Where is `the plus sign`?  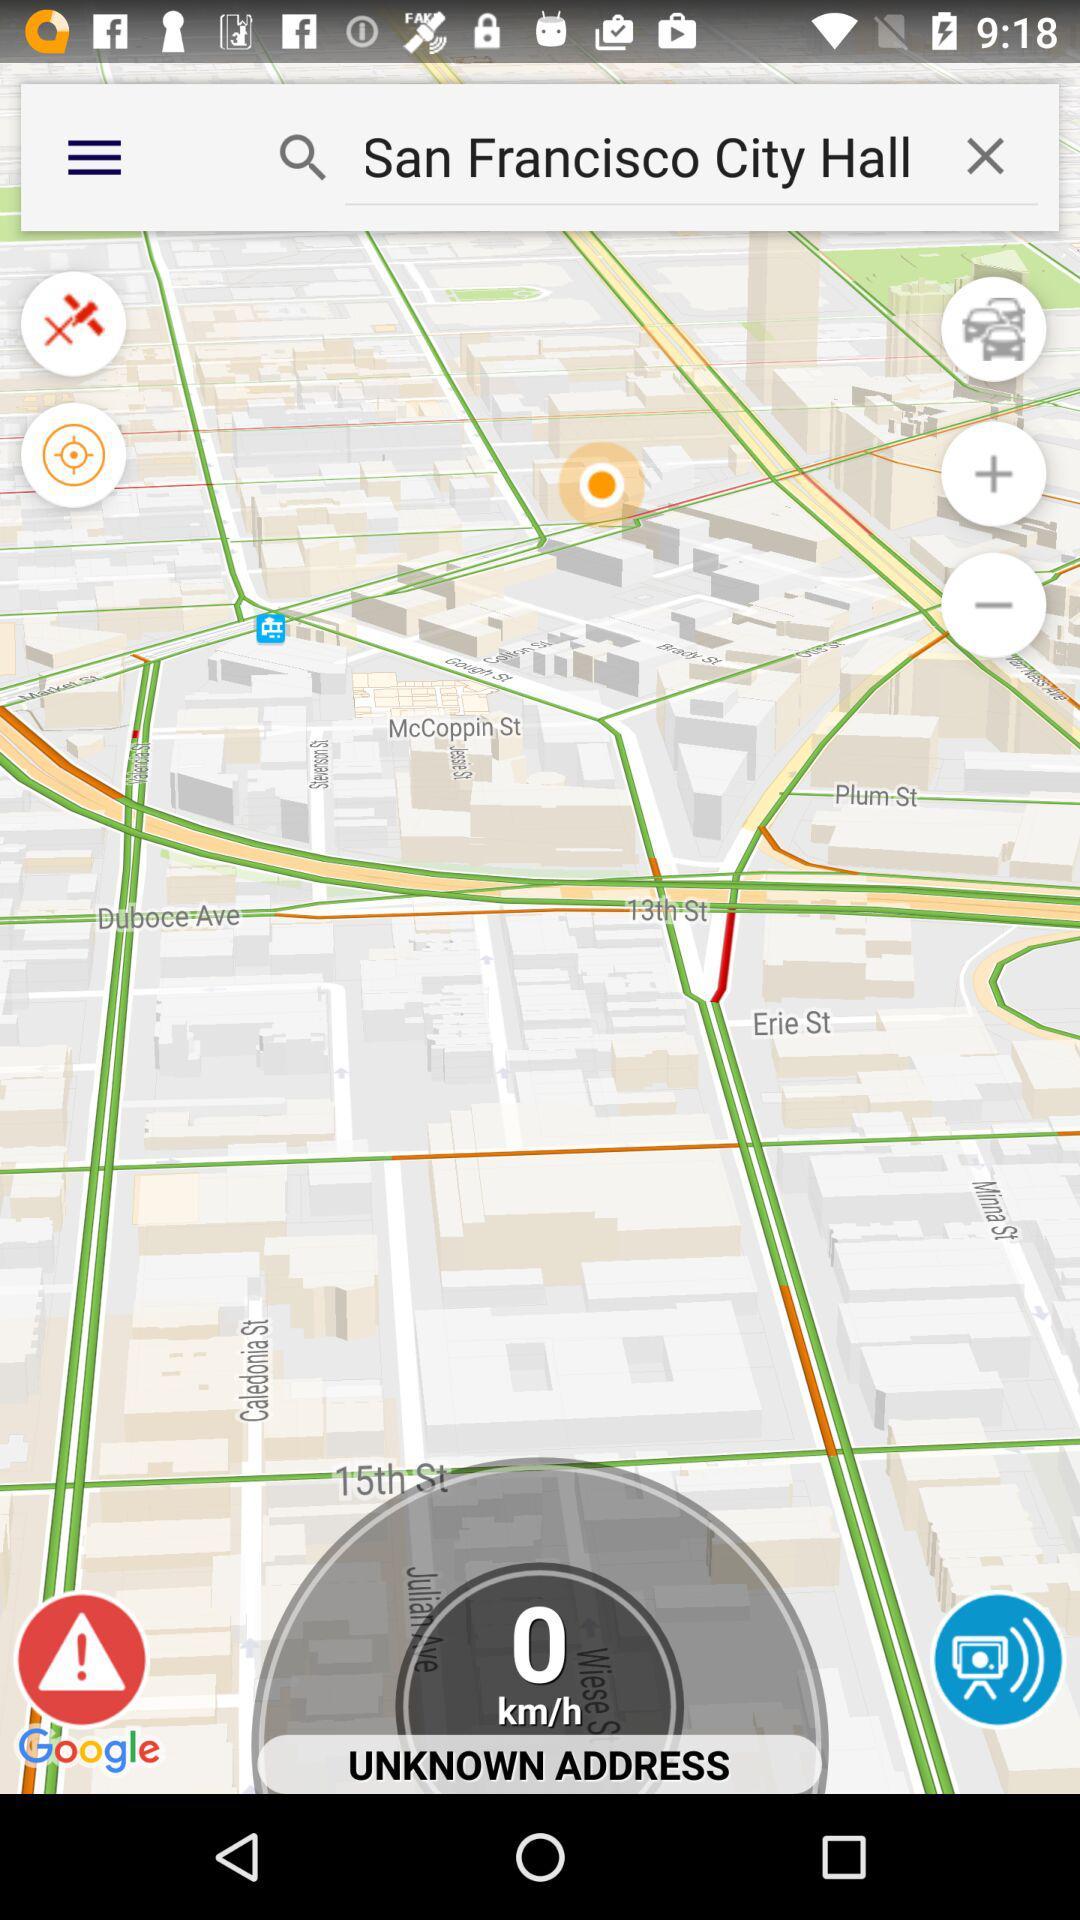
the plus sign is located at coordinates (993, 473).